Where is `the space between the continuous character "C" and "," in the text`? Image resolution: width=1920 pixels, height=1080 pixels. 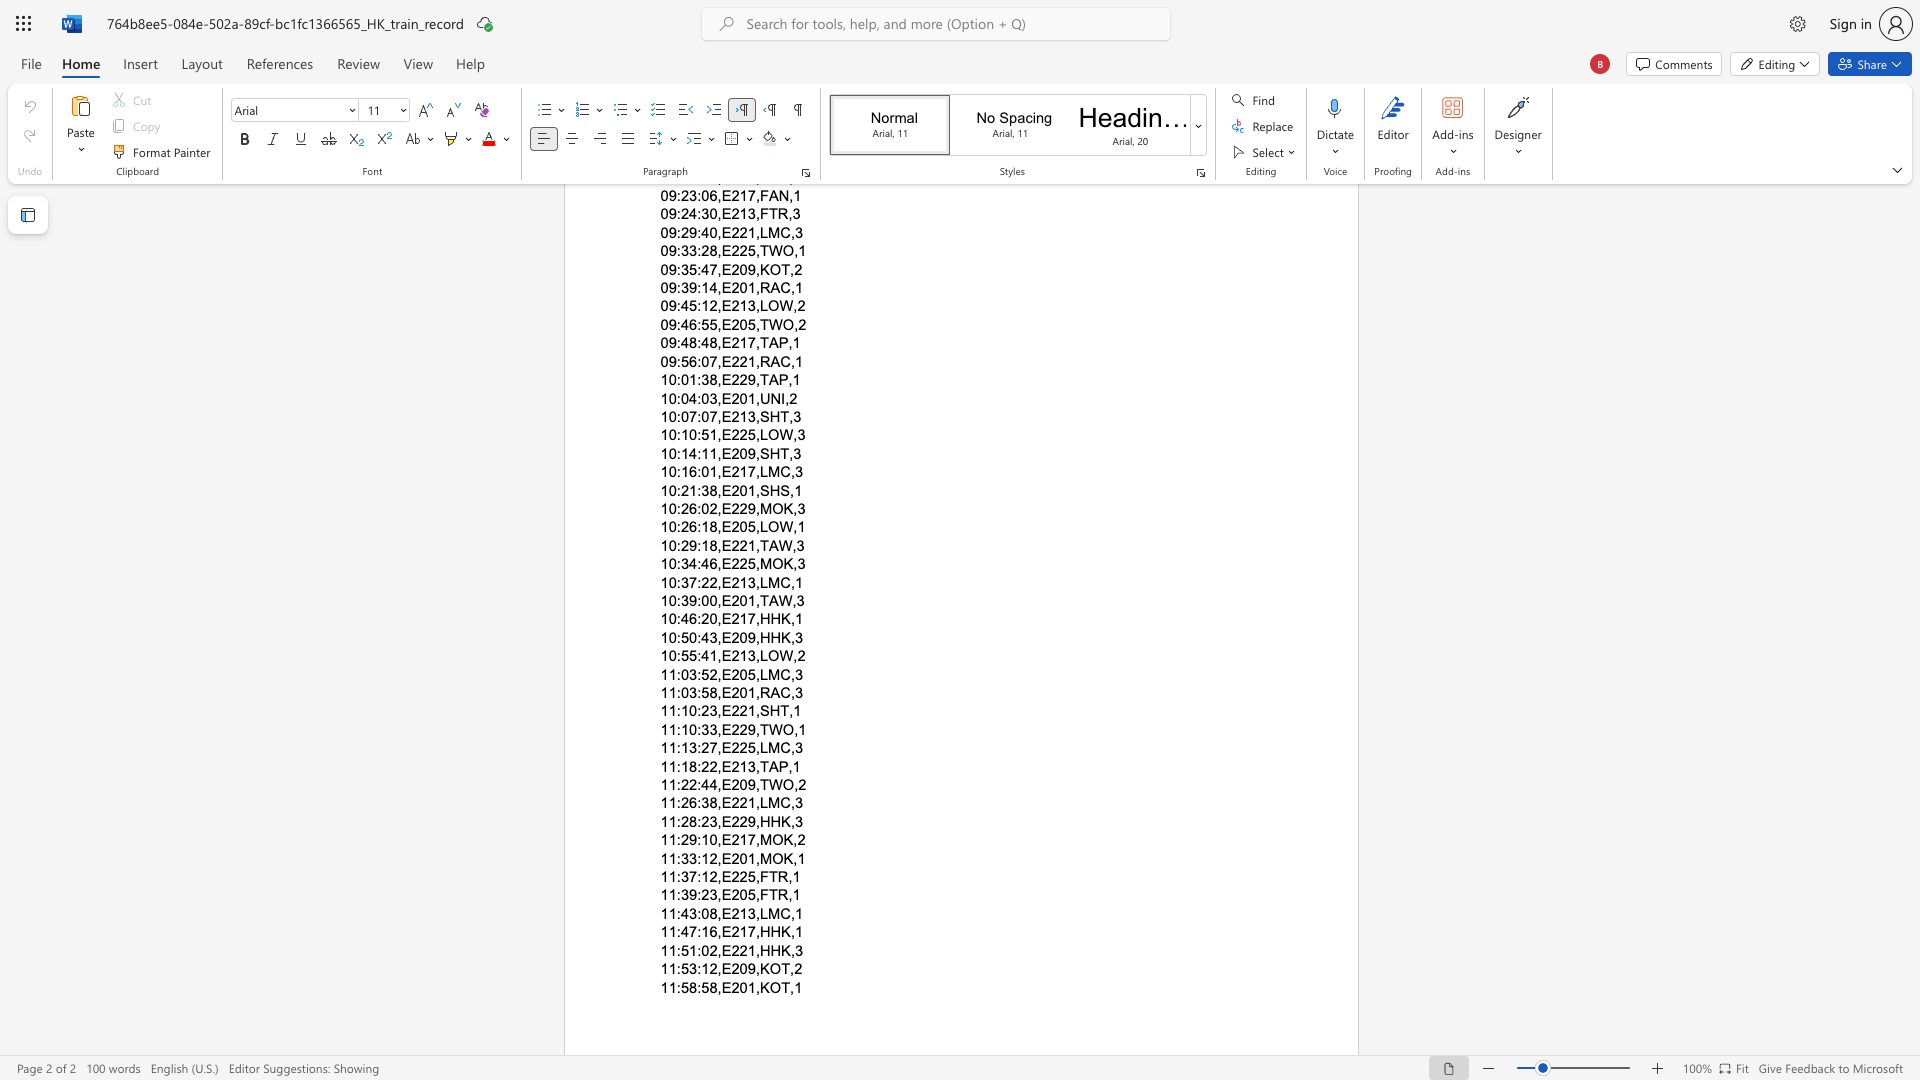 the space between the continuous character "C" and "," in the text is located at coordinates (788, 692).